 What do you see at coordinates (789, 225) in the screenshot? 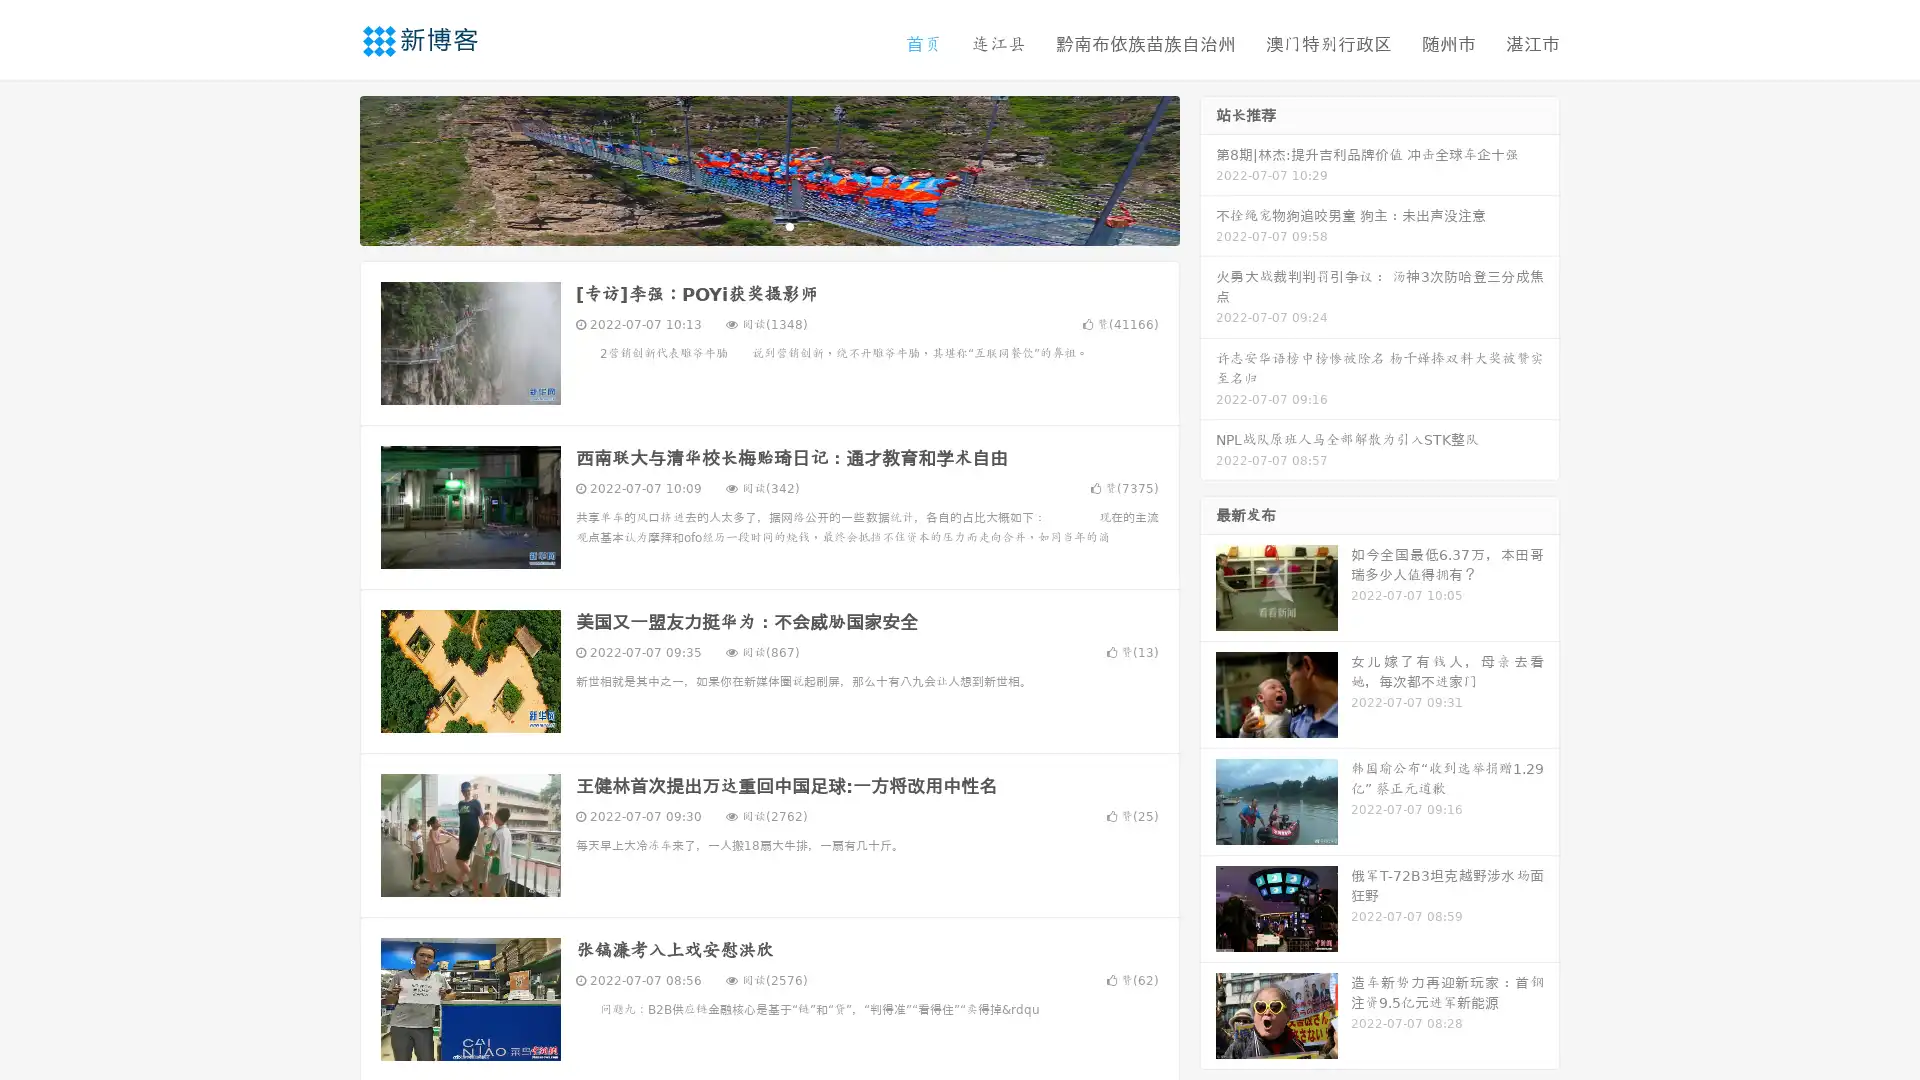
I see `Go to slide 3` at bounding box center [789, 225].